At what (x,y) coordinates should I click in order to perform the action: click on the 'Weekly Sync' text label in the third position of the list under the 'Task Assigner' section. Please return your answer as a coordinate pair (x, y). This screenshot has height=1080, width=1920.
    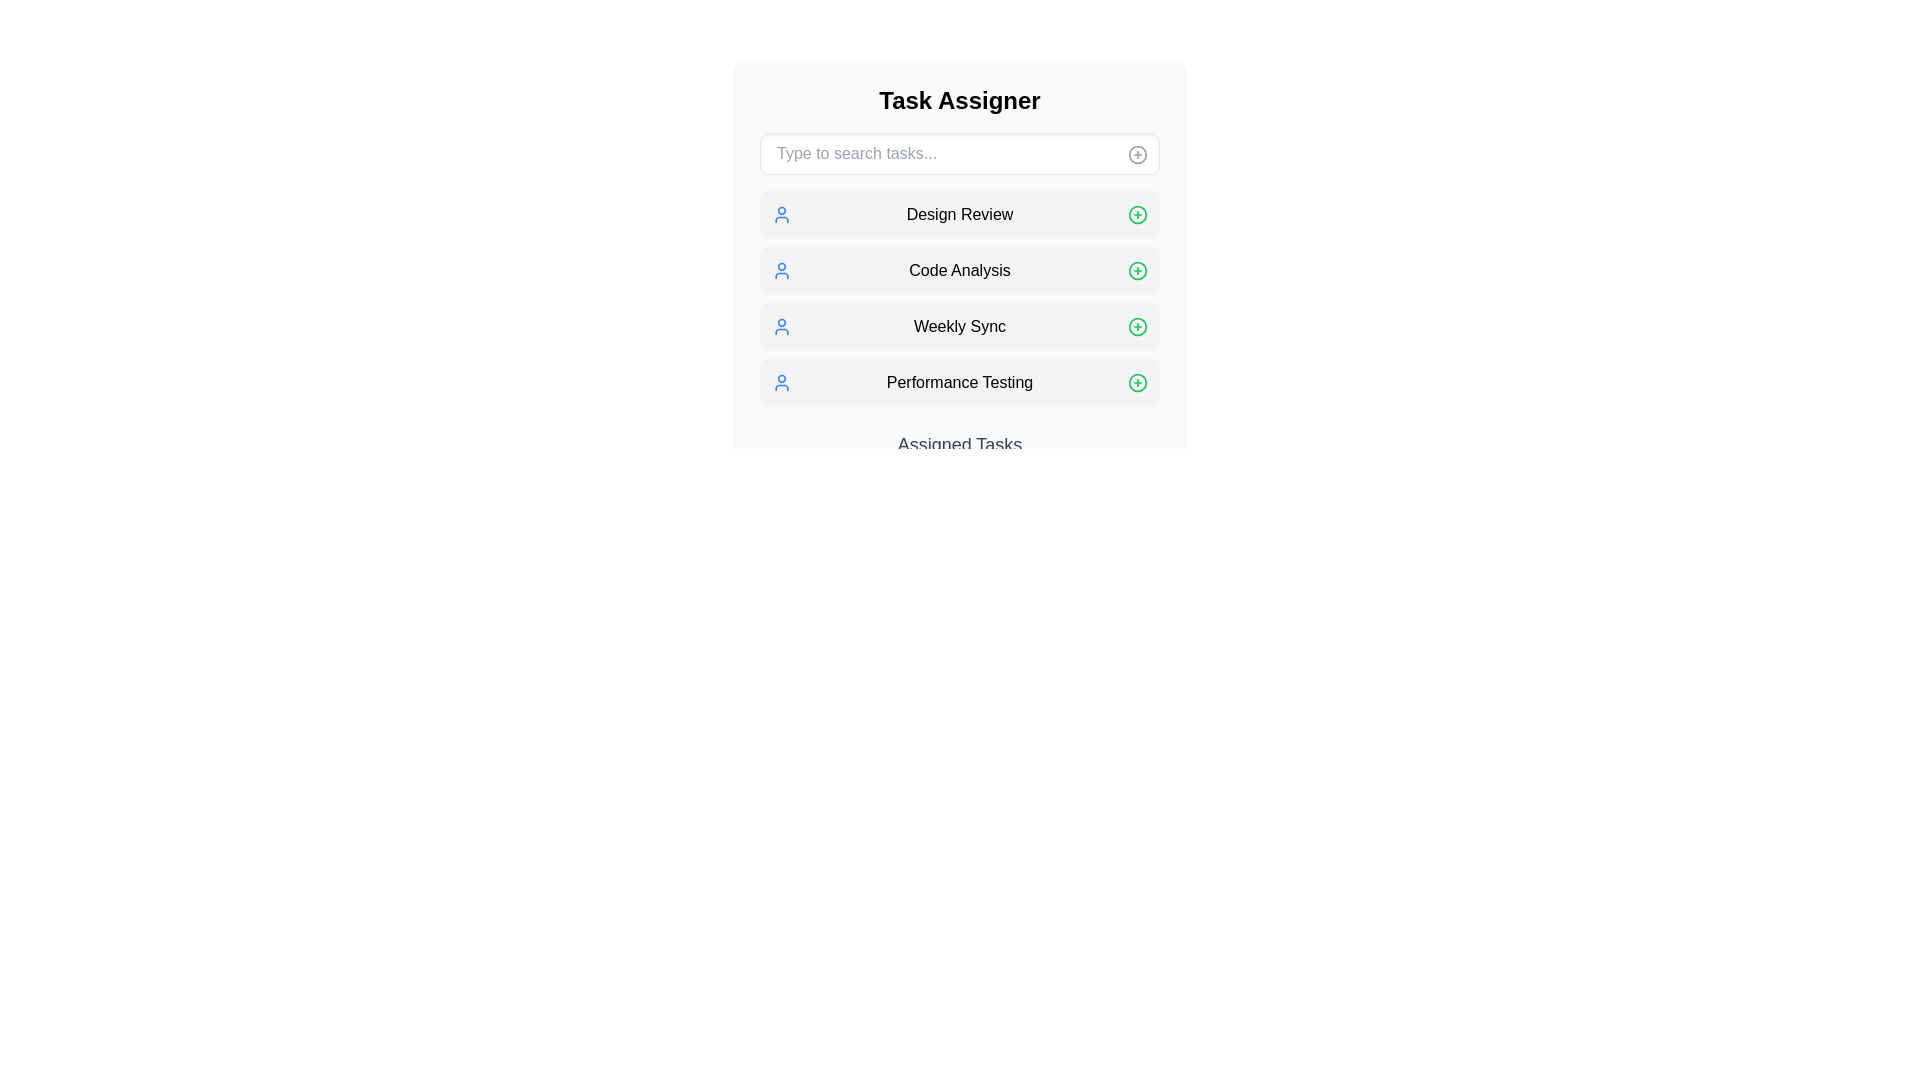
    Looking at the image, I should click on (960, 326).